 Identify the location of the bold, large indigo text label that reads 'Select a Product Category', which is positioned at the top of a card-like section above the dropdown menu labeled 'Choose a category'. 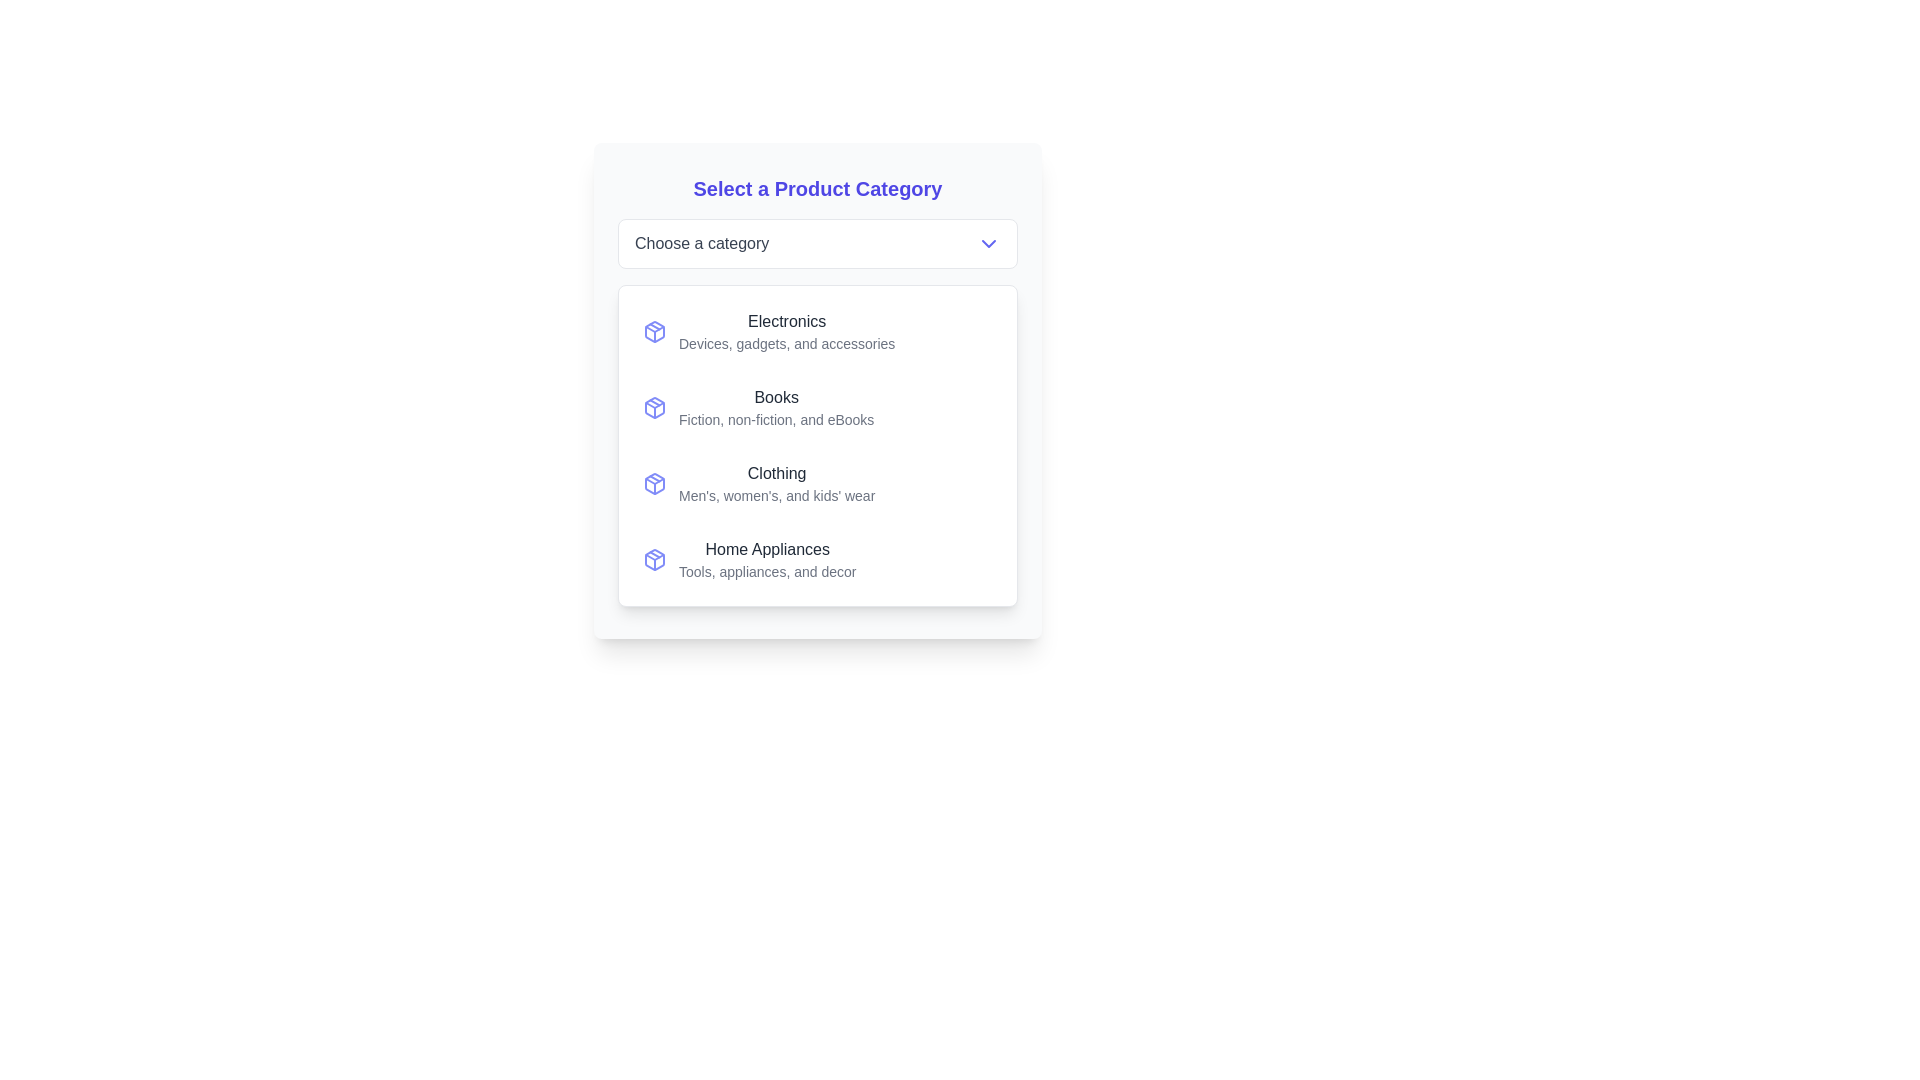
(817, 189).